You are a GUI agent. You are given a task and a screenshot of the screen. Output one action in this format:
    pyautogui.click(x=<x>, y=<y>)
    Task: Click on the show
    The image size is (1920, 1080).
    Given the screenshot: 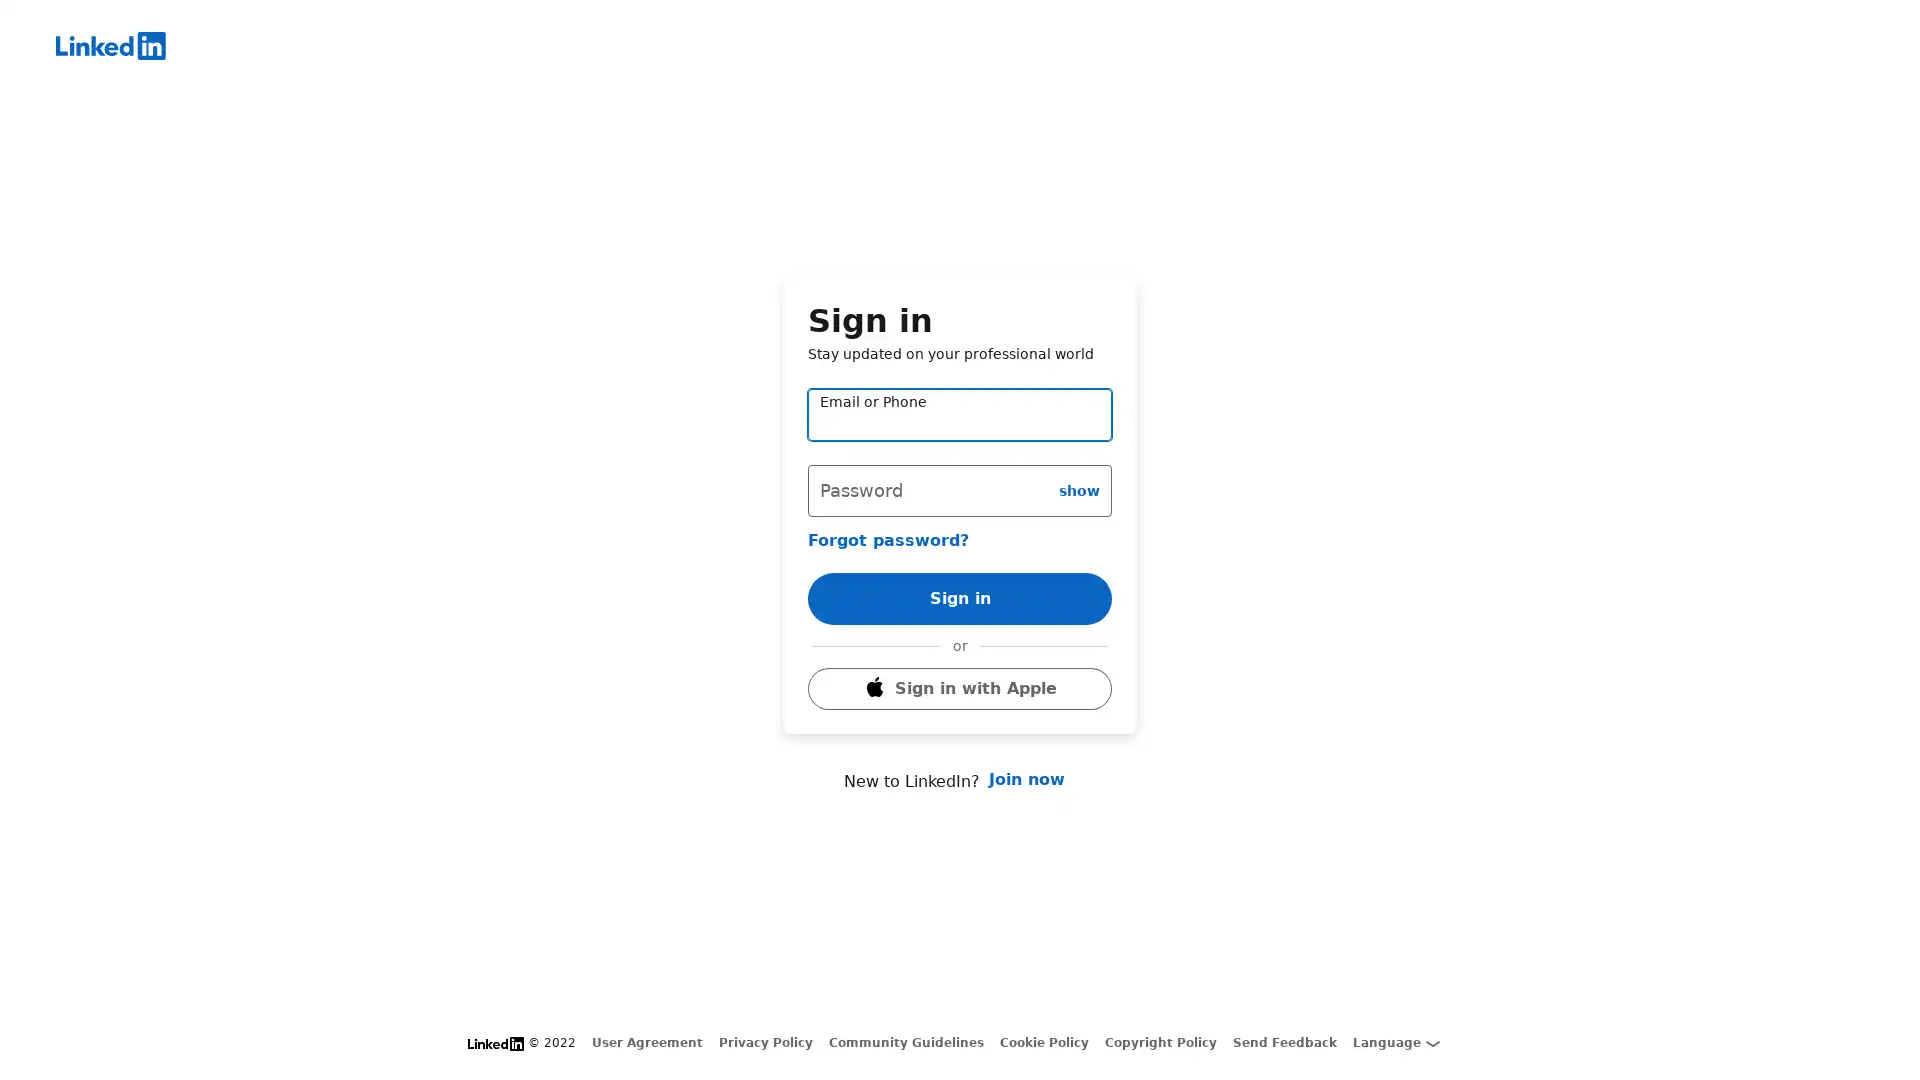 What is the action you would take?
    pyautogui.click(x=1078, y=462)
    